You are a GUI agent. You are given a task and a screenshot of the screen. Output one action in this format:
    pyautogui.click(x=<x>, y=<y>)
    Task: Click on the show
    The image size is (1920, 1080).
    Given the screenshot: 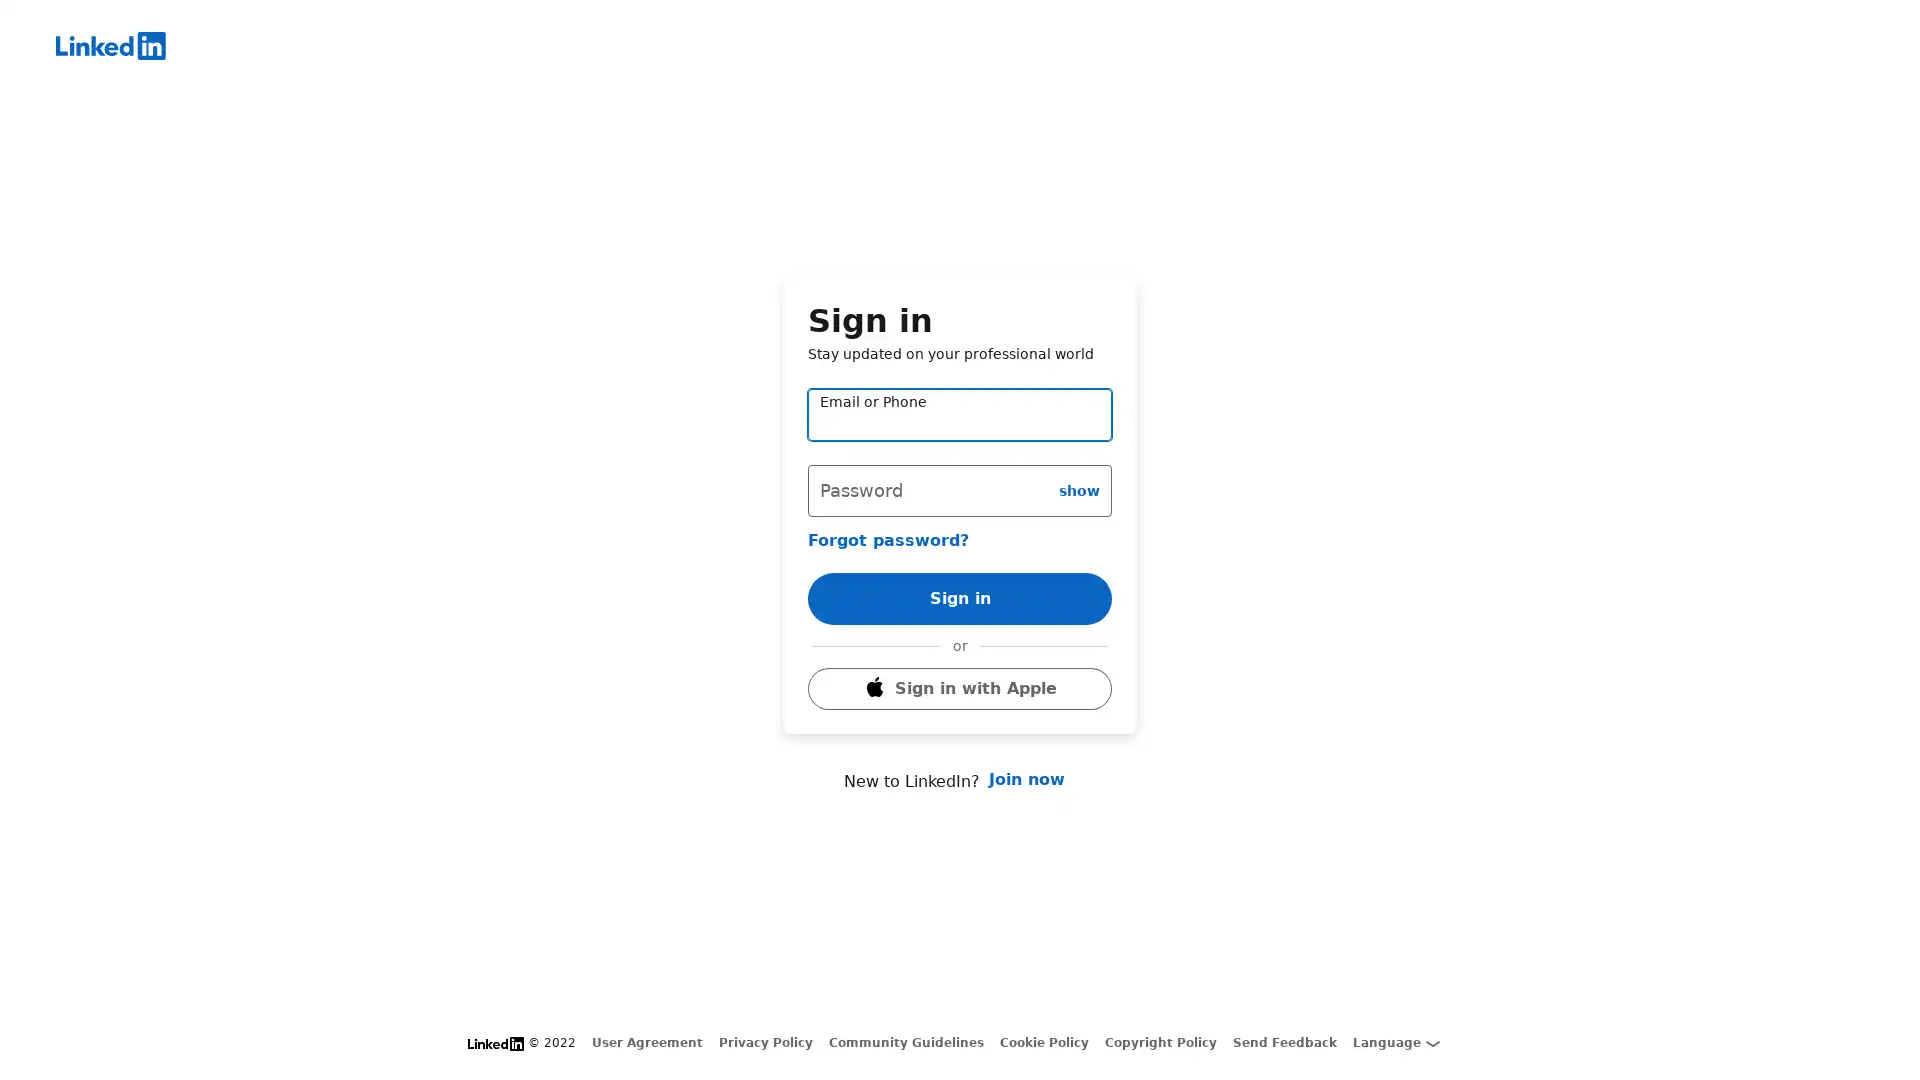 What is the action you would take?
    pyautogui.click(x=1078, y=462)
    